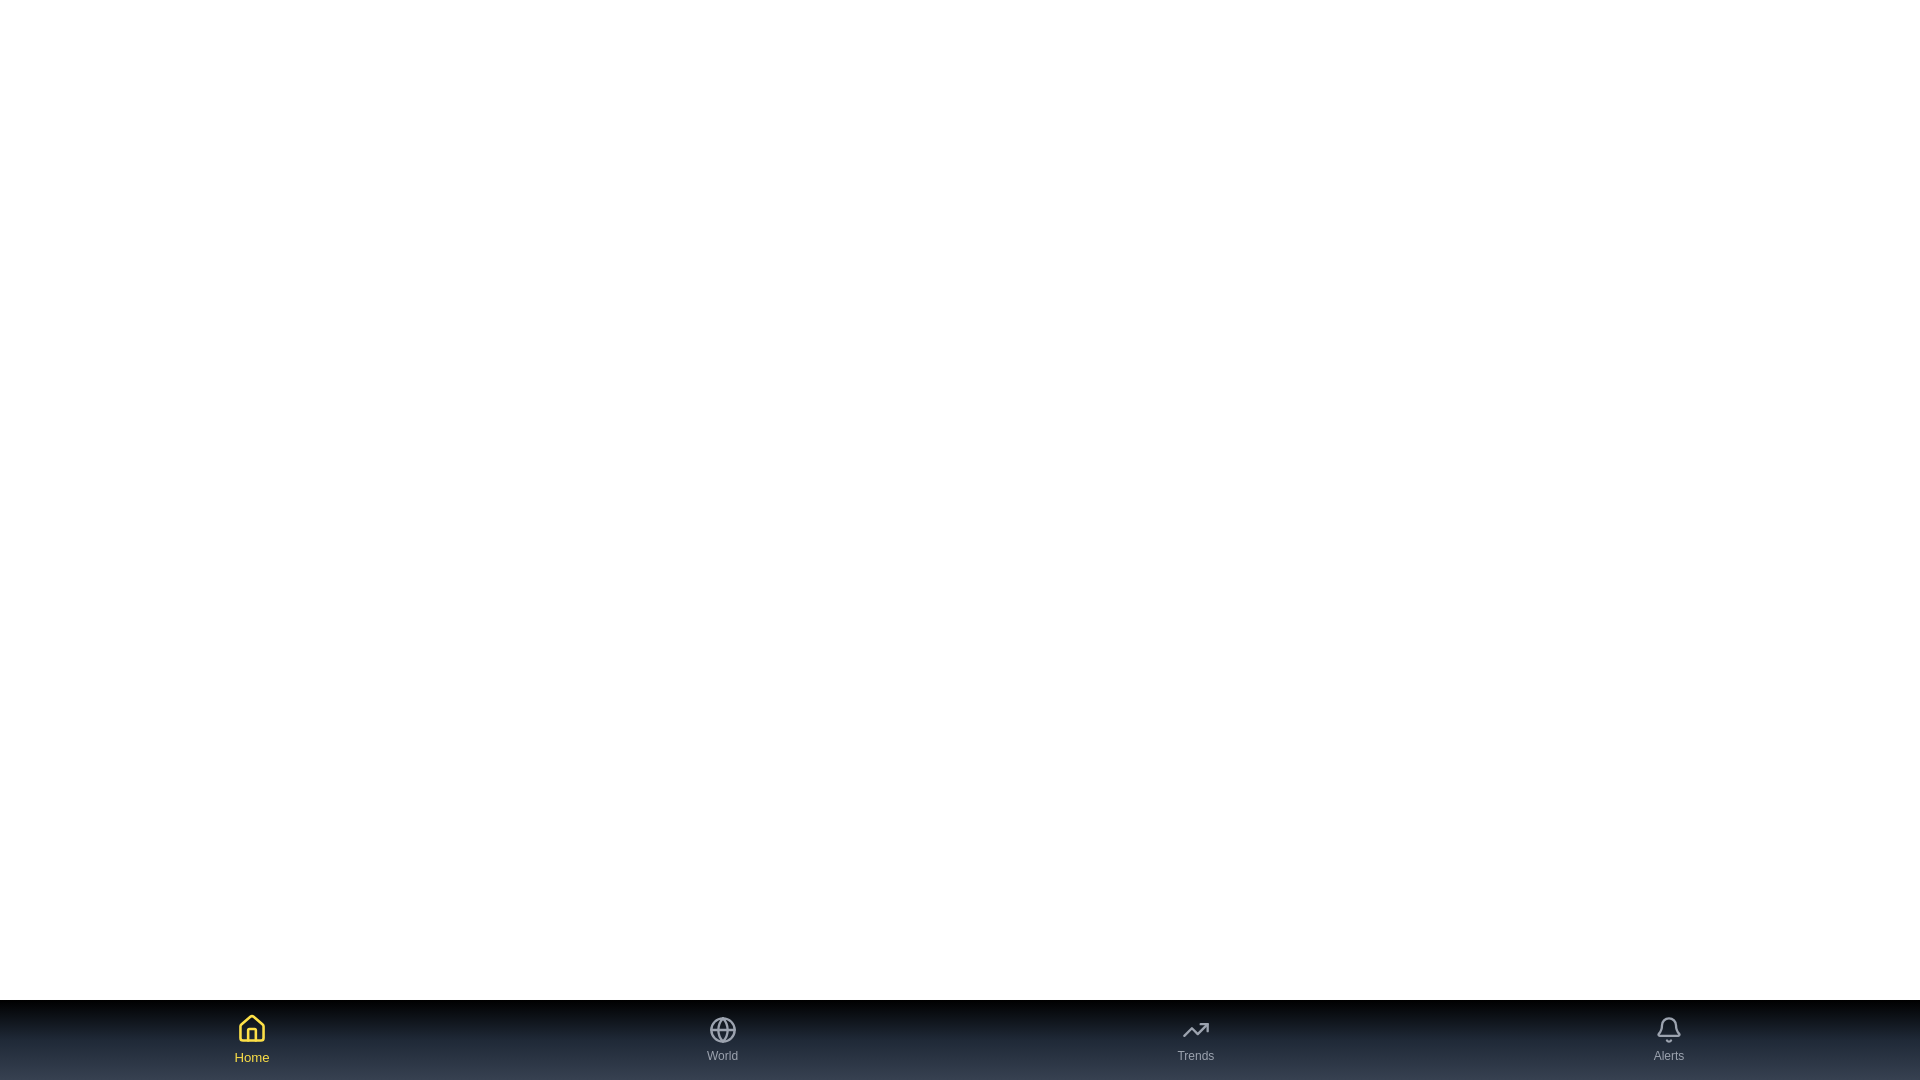  What do you see at coordinates (1195, 1039) in the screenshot?
I see `the Trends tab to inspect its visual feedback` at bounding box center [1195, 1039].